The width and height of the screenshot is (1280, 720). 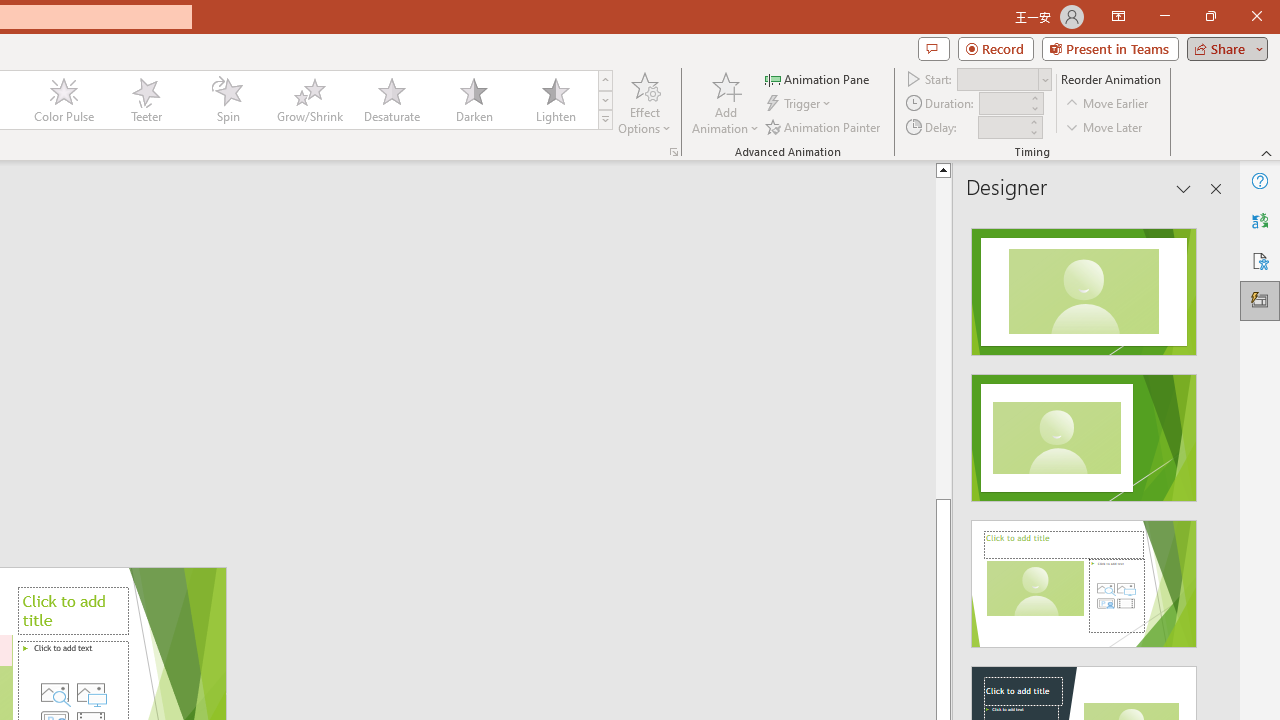 I want to click on 'Move Later', so click(x=1104, y=127).